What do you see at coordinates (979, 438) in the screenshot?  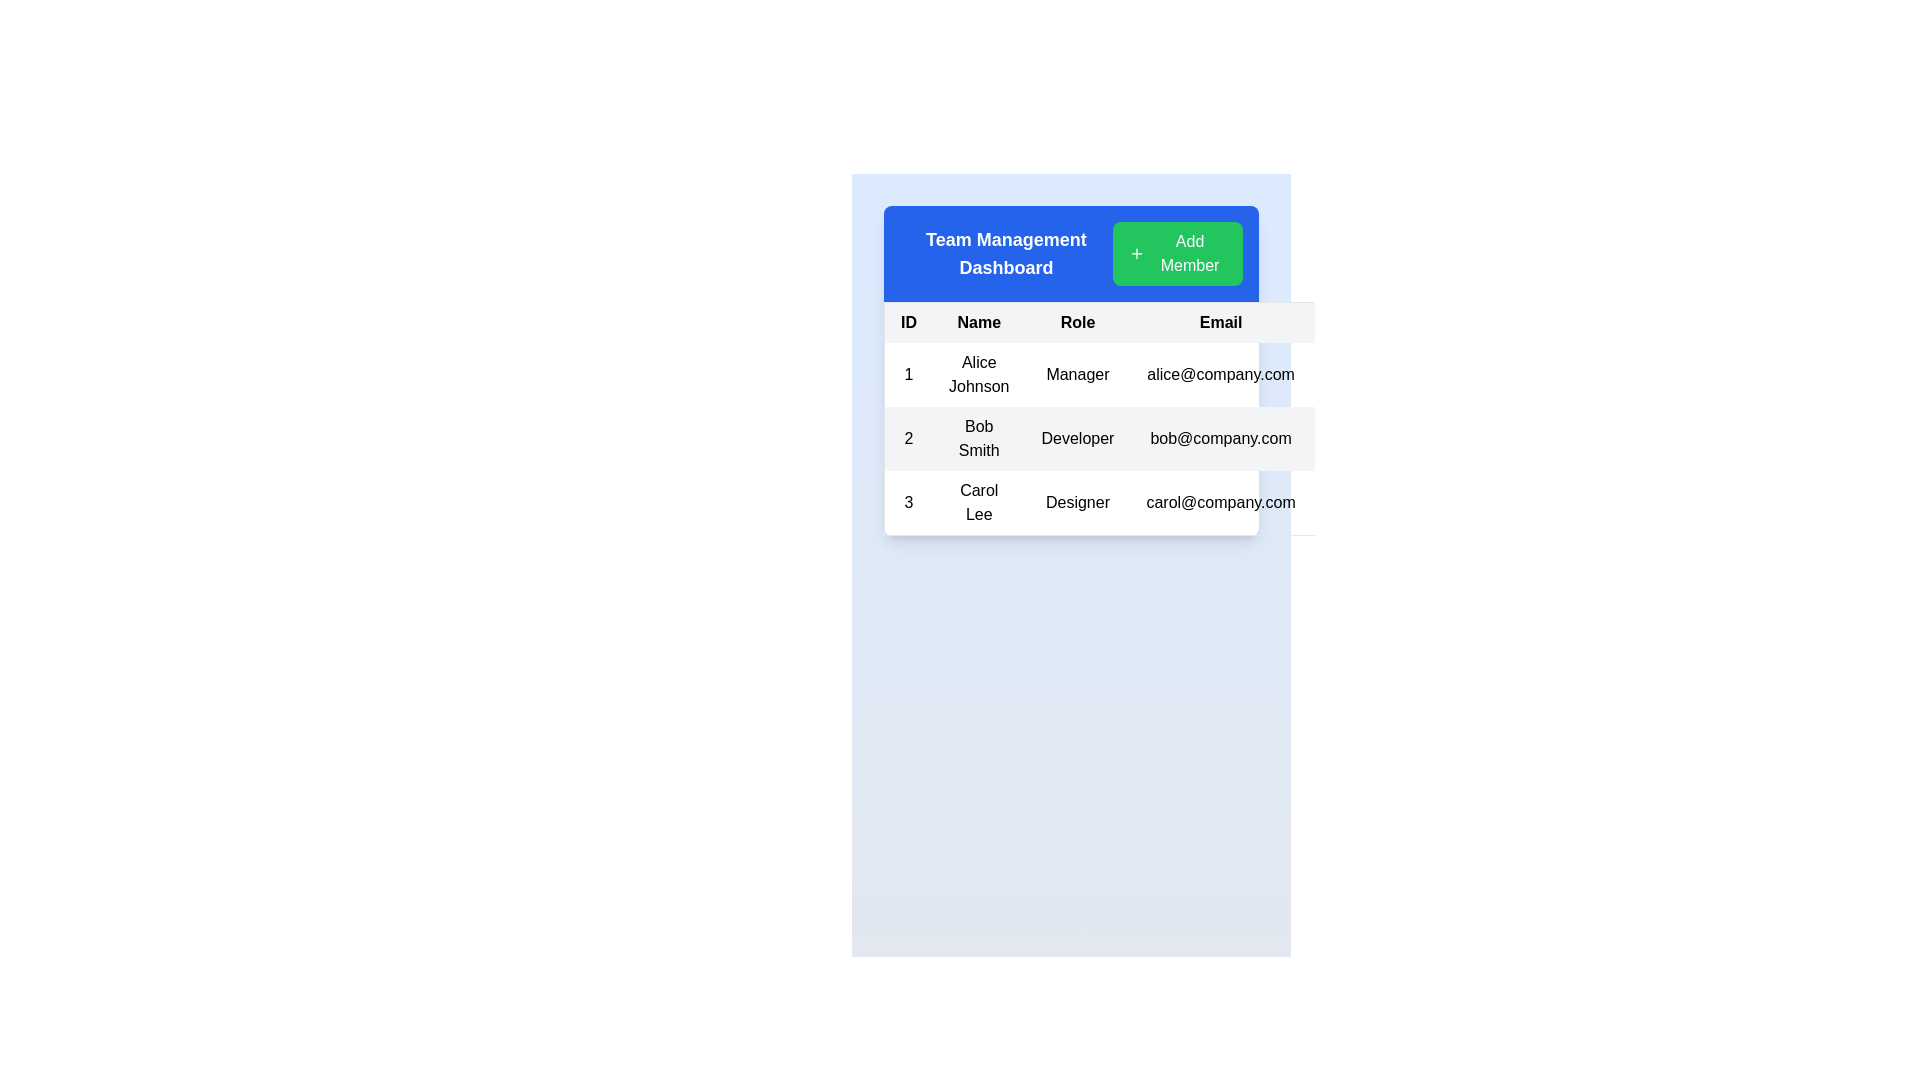 I see `the text element displaying the name 'Bob Smith' located in the second row of the table within the 'Name' column` at bounding box center [979, 438].